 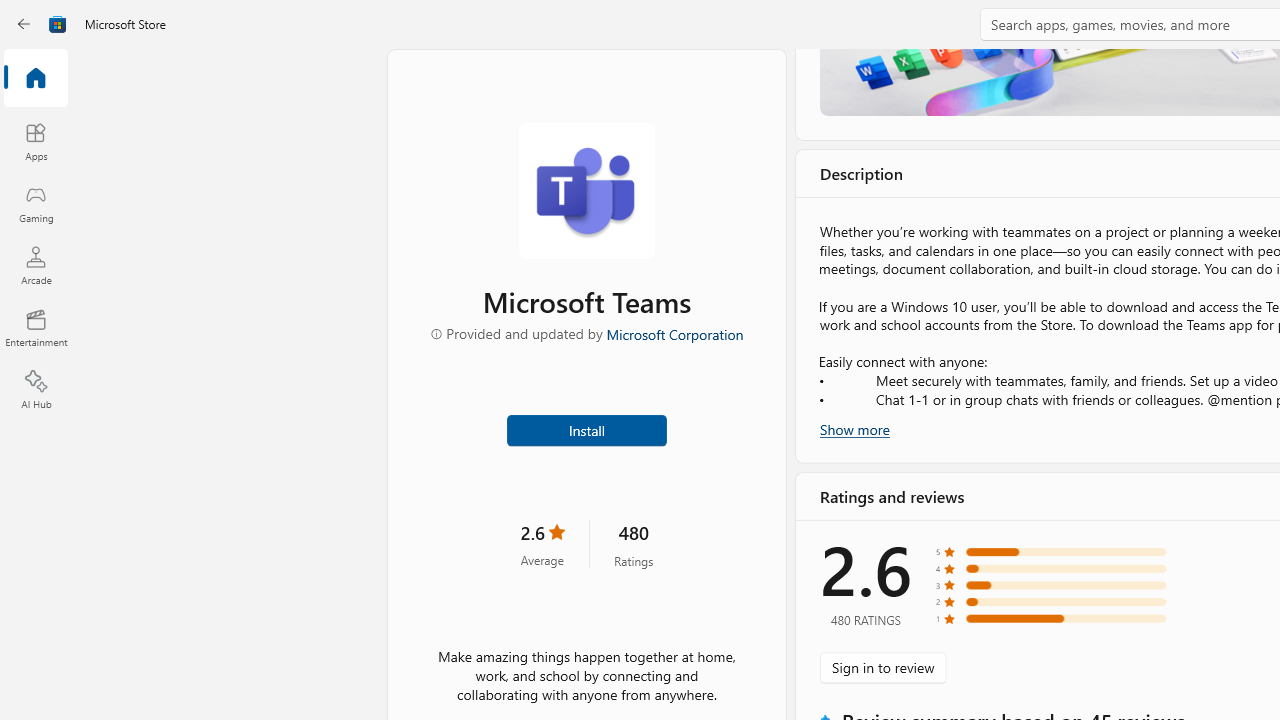 I want to click on 'Microsoft Corporation', so click(x=673, y=332).